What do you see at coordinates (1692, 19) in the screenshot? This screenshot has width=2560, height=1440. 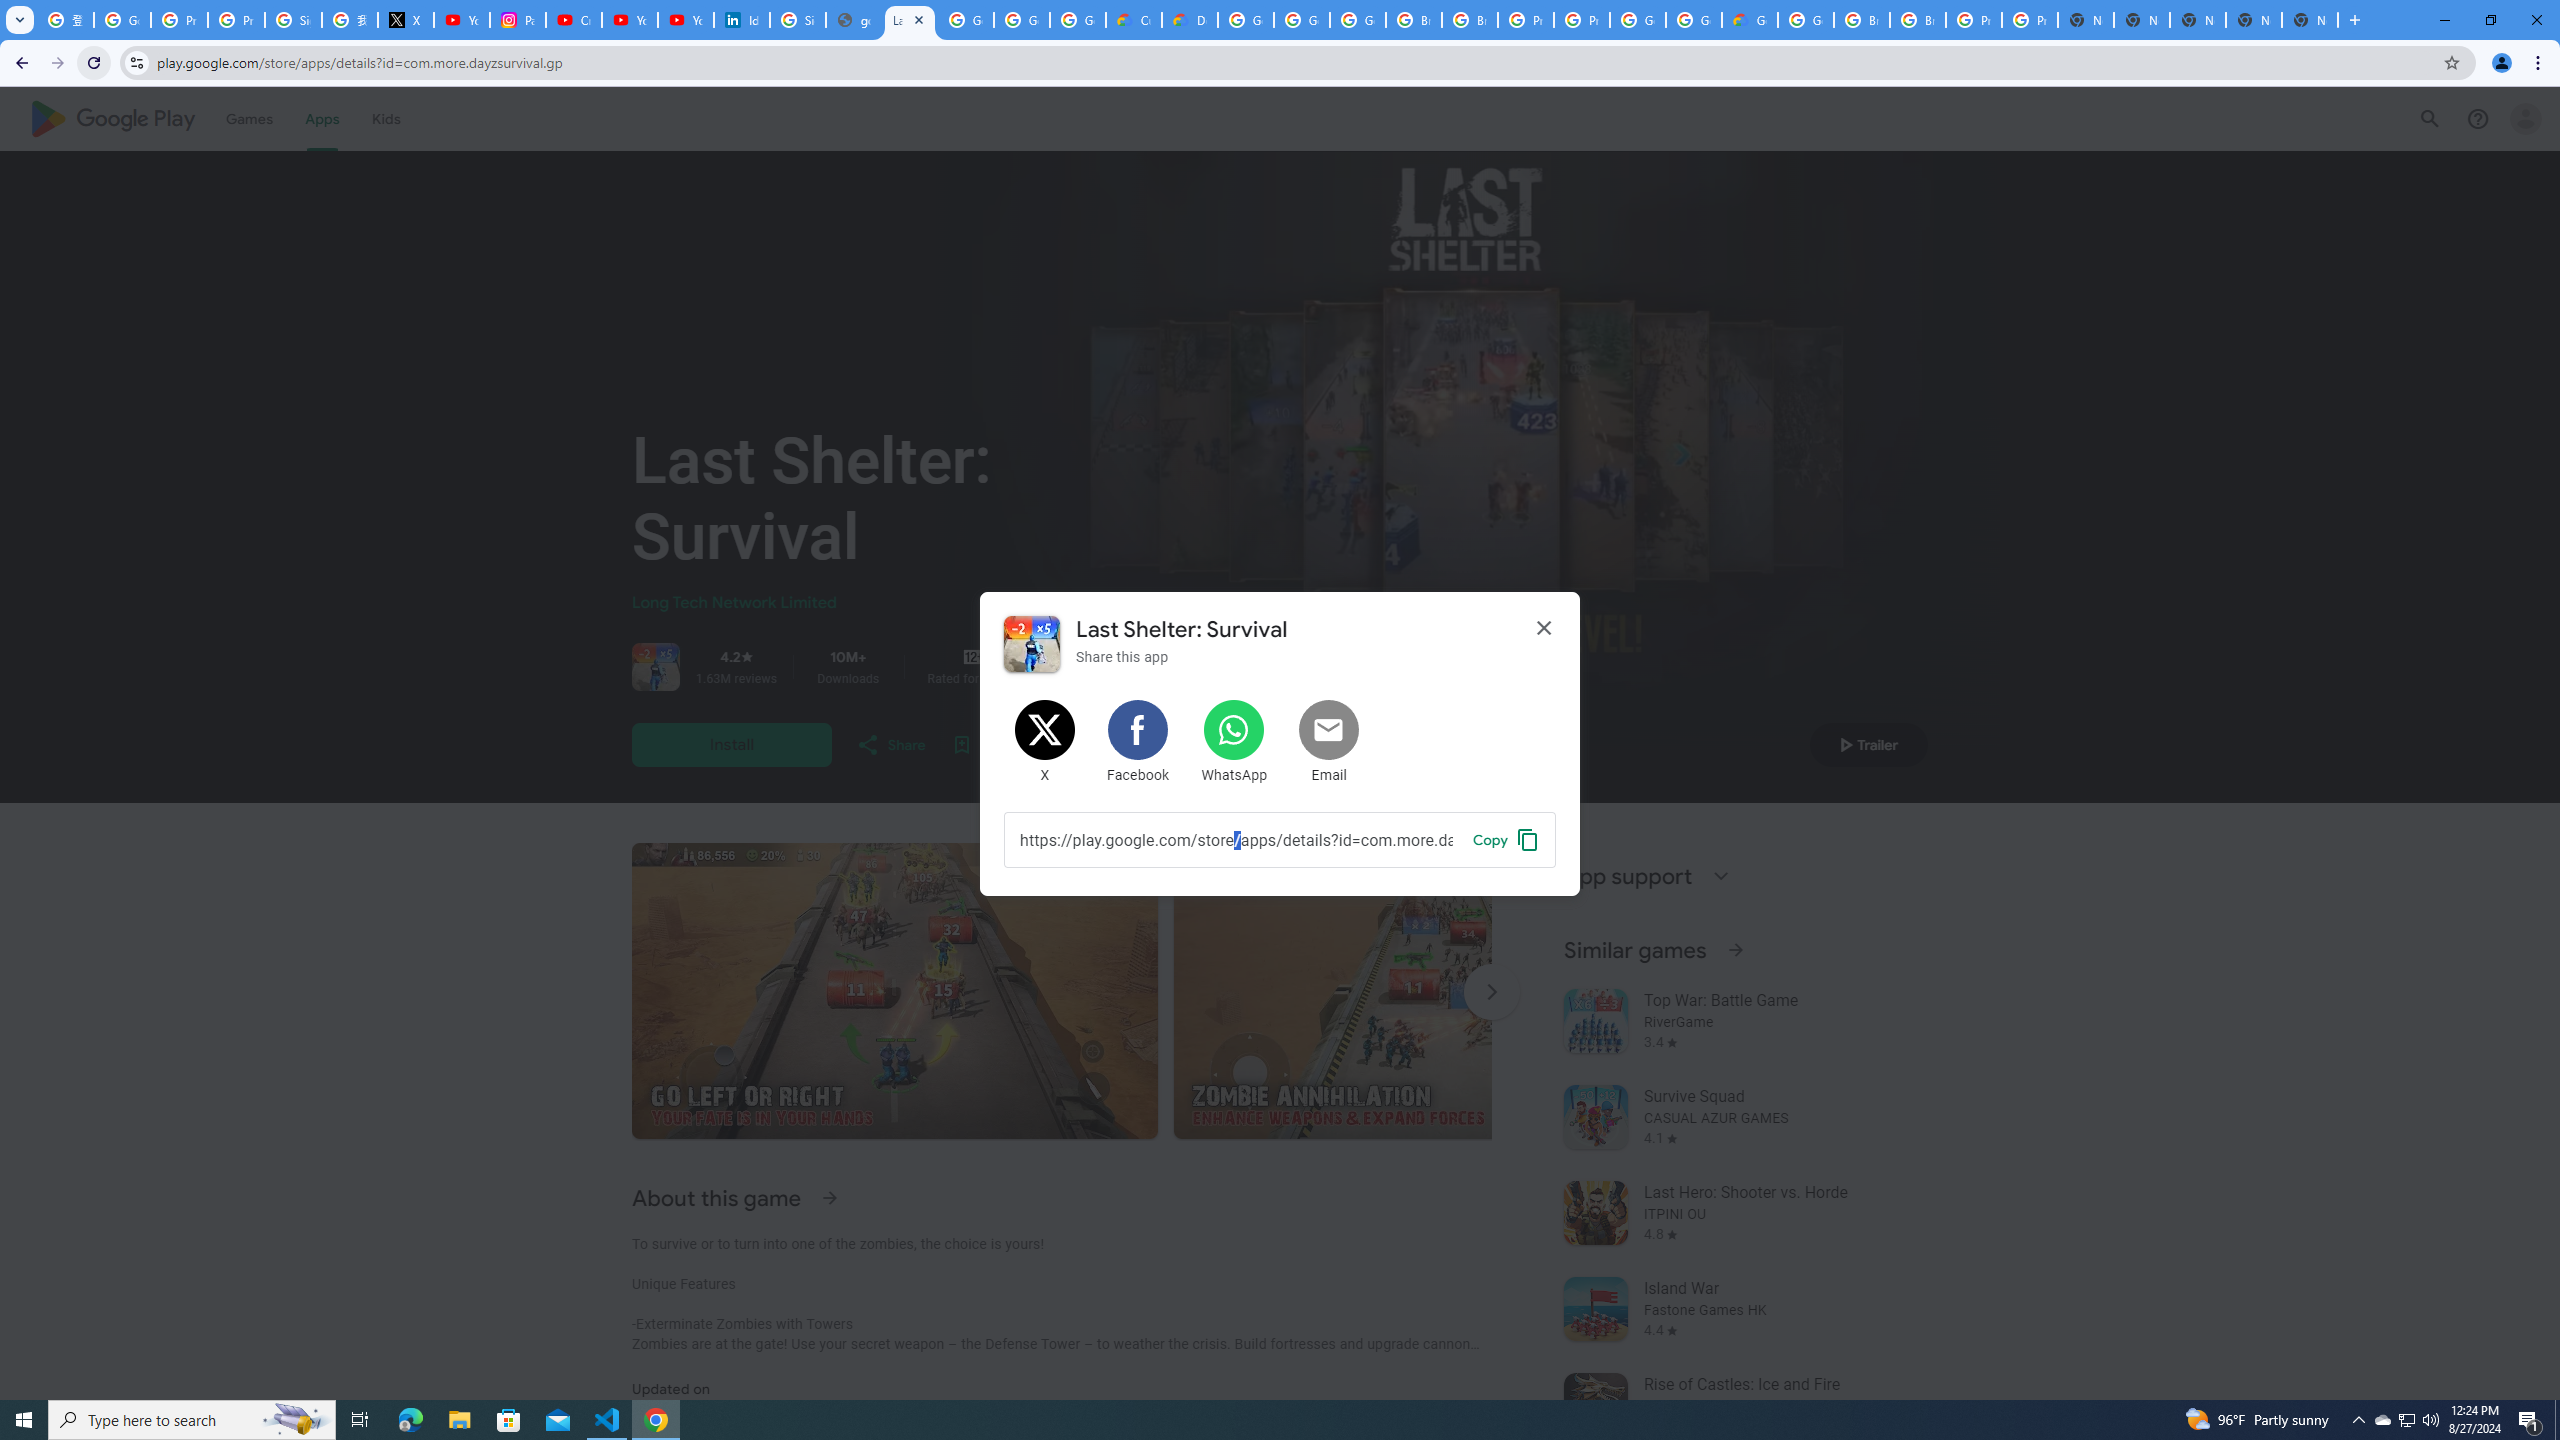 I see `'Google Cloud Platform'` at bounding box center [1692, 19].